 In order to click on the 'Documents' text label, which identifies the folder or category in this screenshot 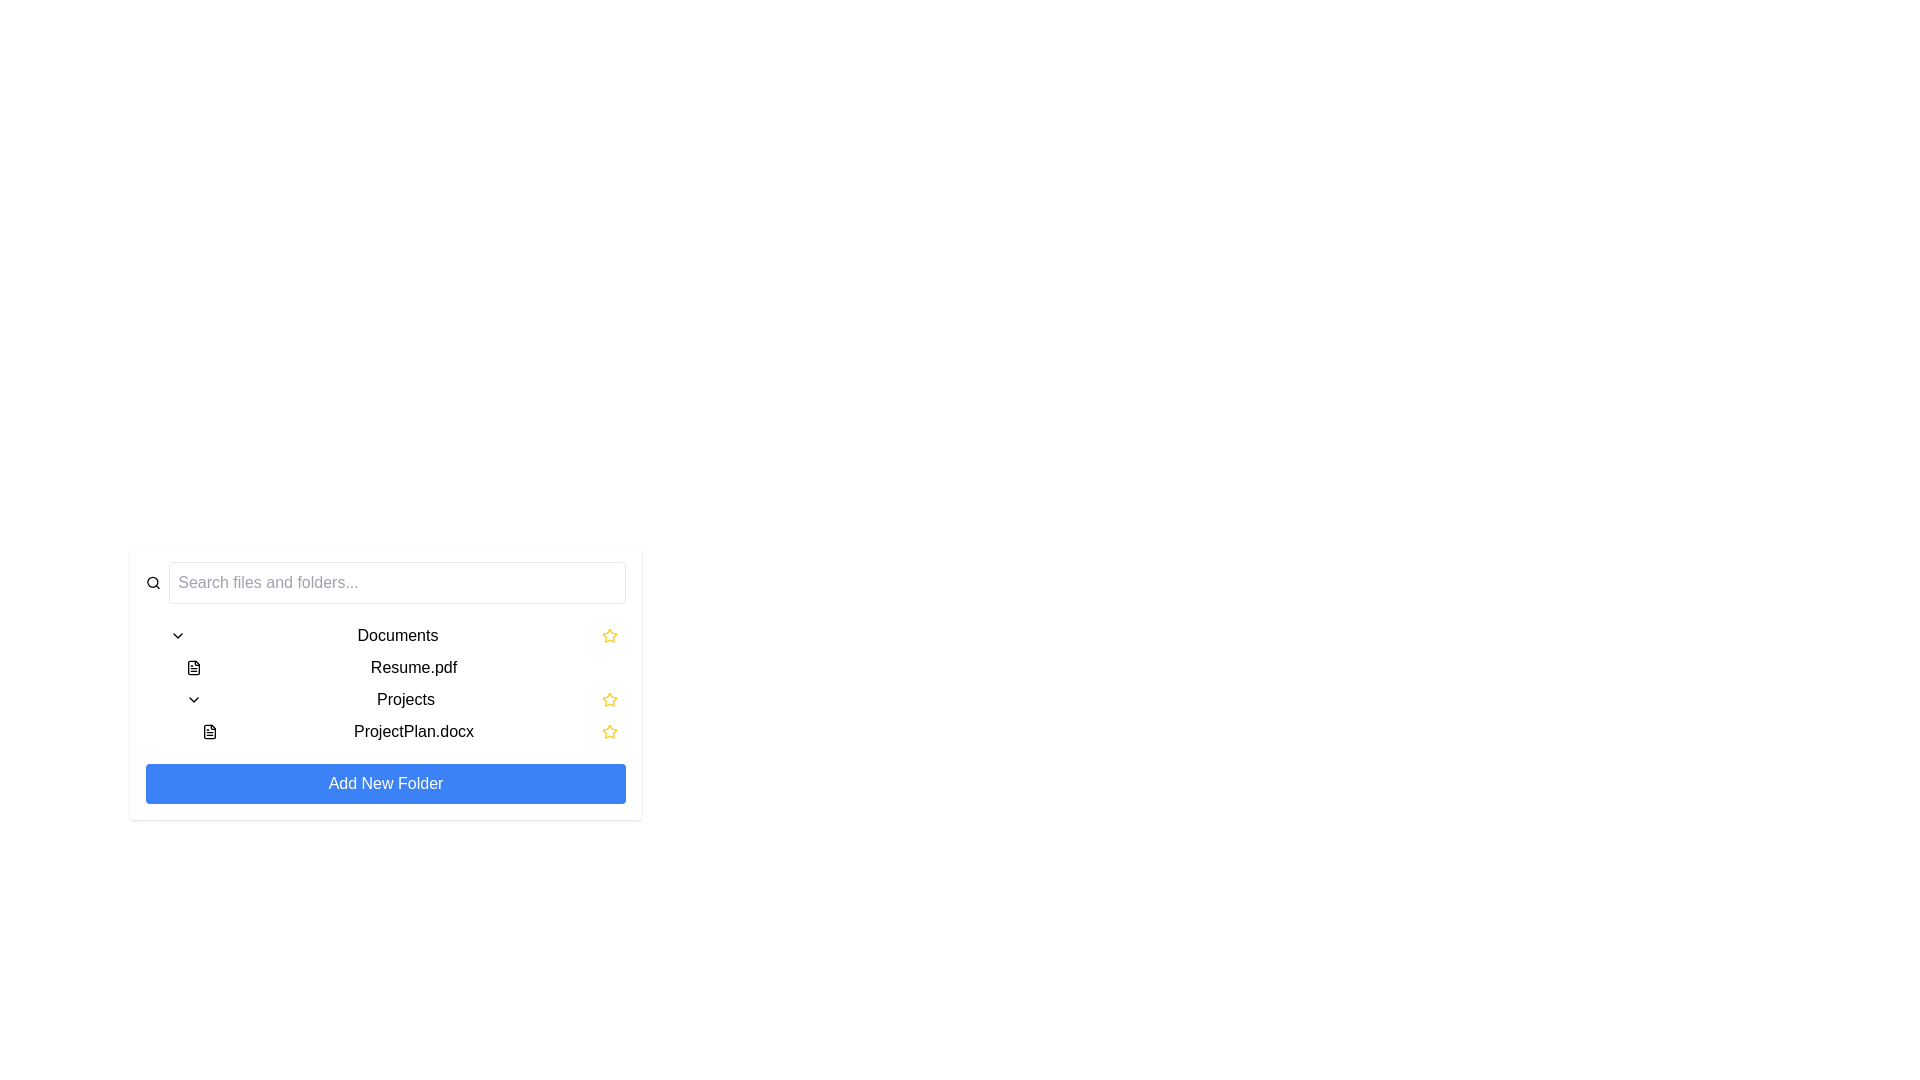, I will do `click(398, 636)`.